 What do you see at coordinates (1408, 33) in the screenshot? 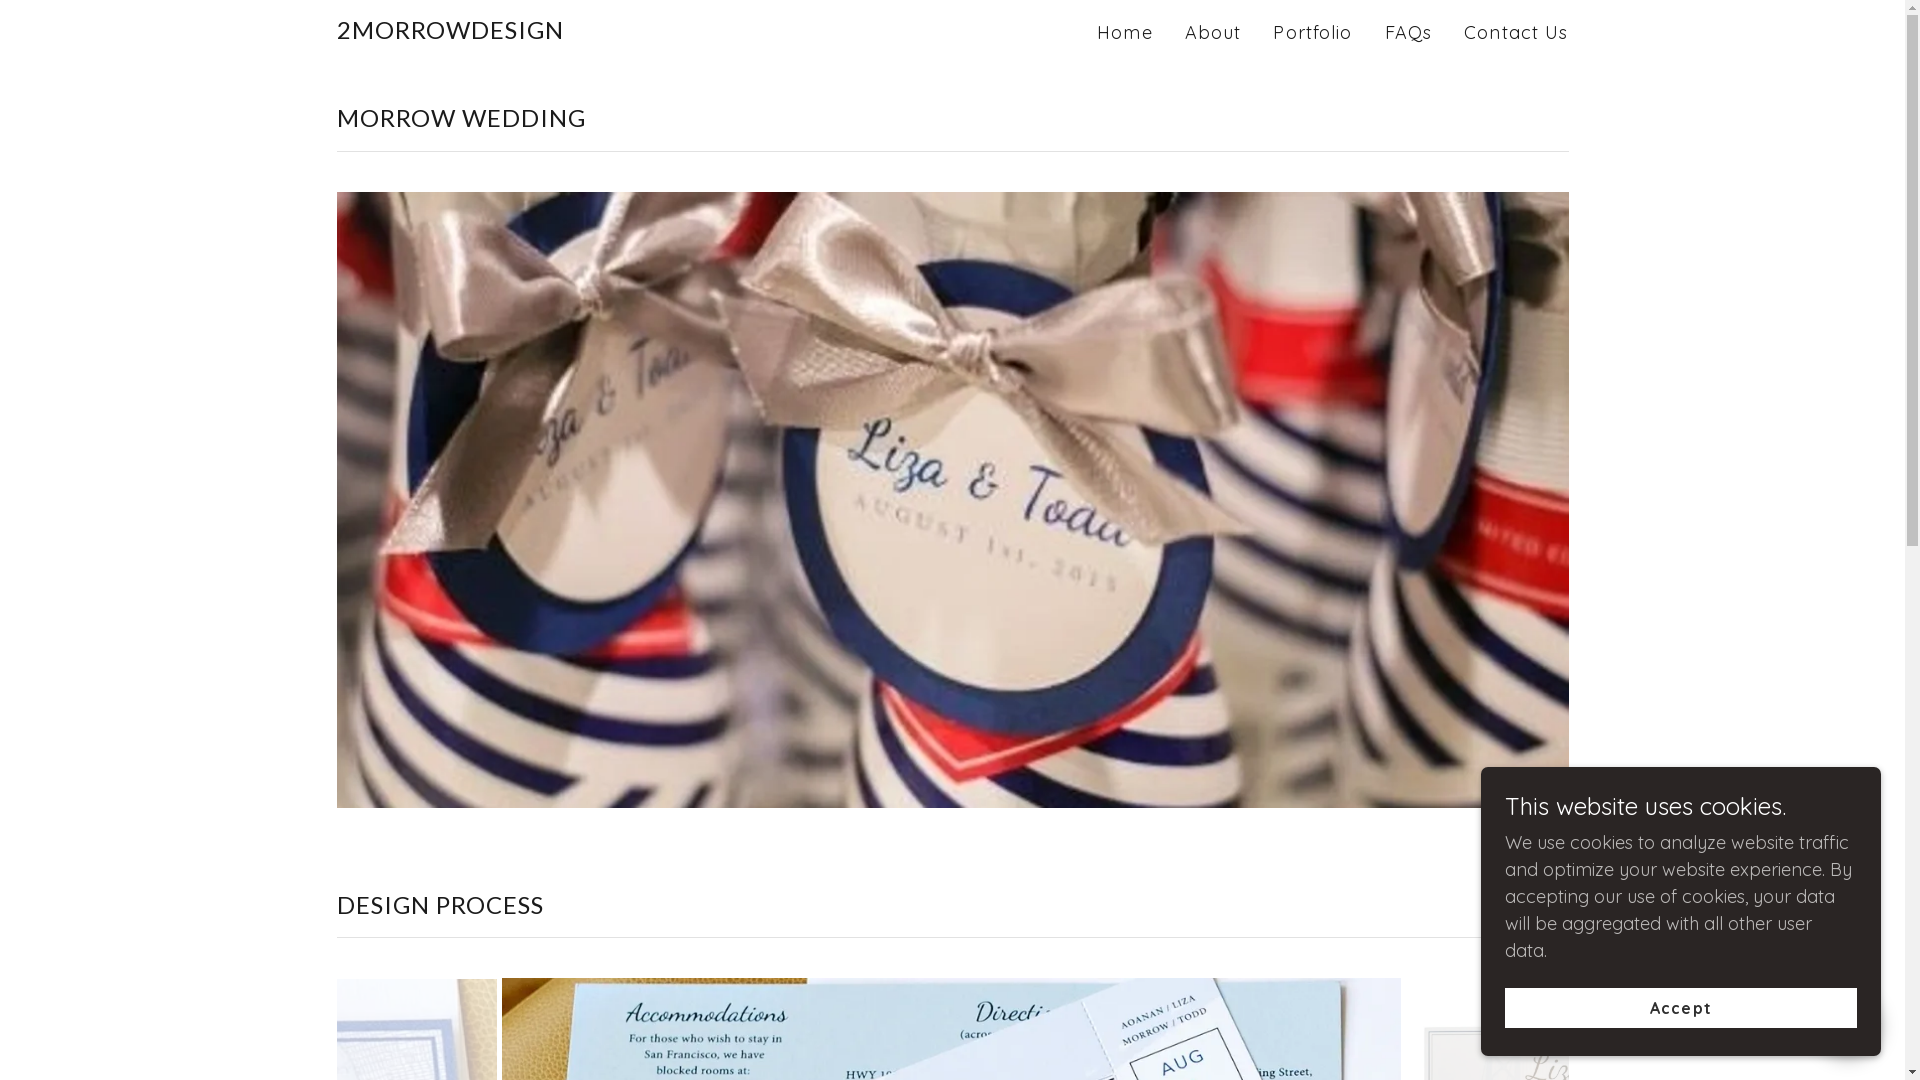
I see `'FAQs'` at bounding box center [1408, 33].